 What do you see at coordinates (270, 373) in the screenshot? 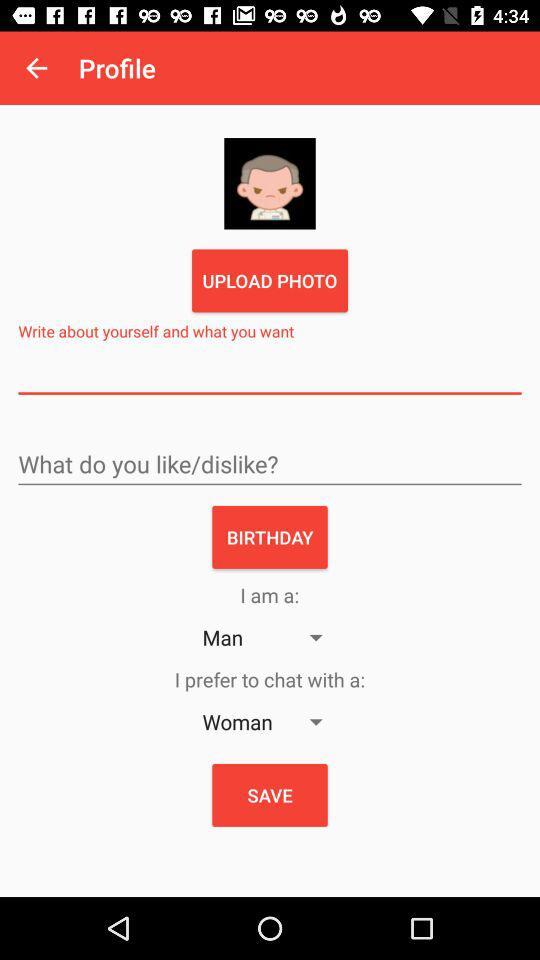
I see `text` at bounding box center [270, 373].